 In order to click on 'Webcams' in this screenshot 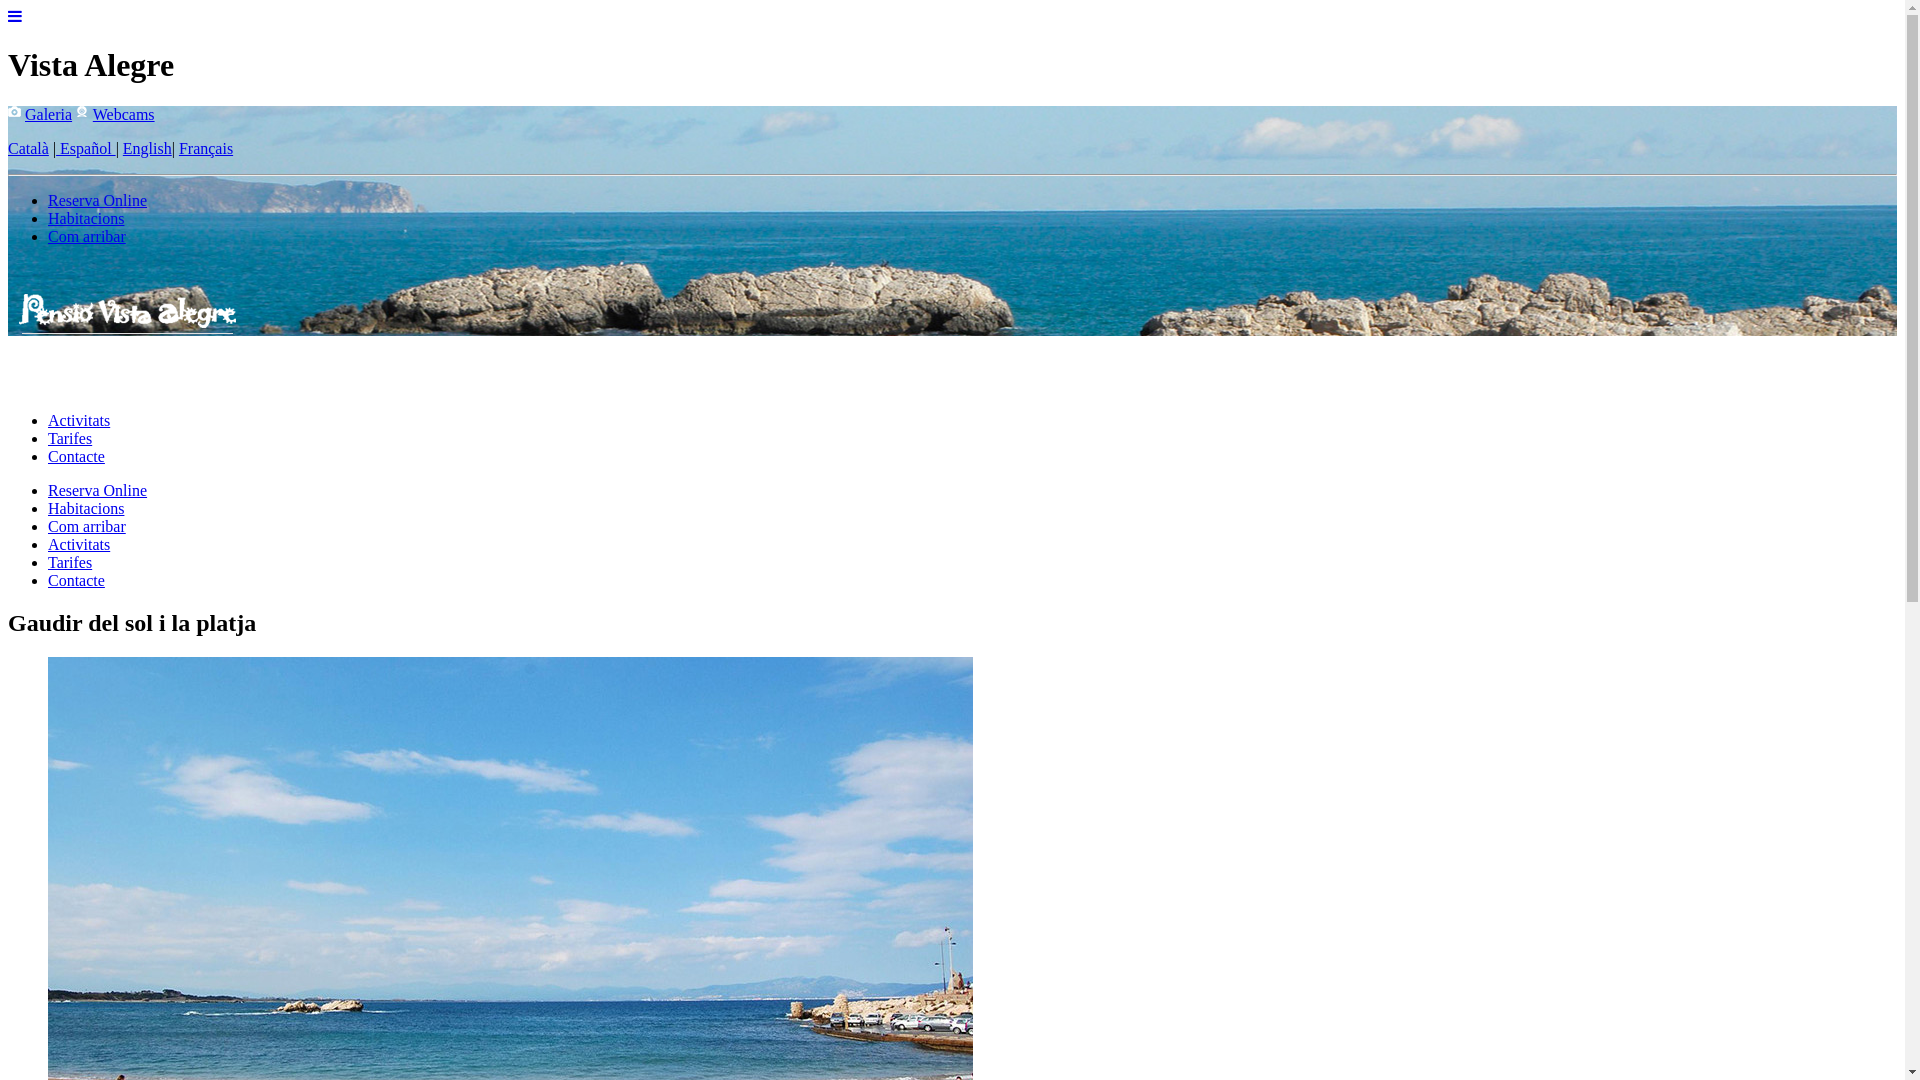, I will do `click(123, 114)`.